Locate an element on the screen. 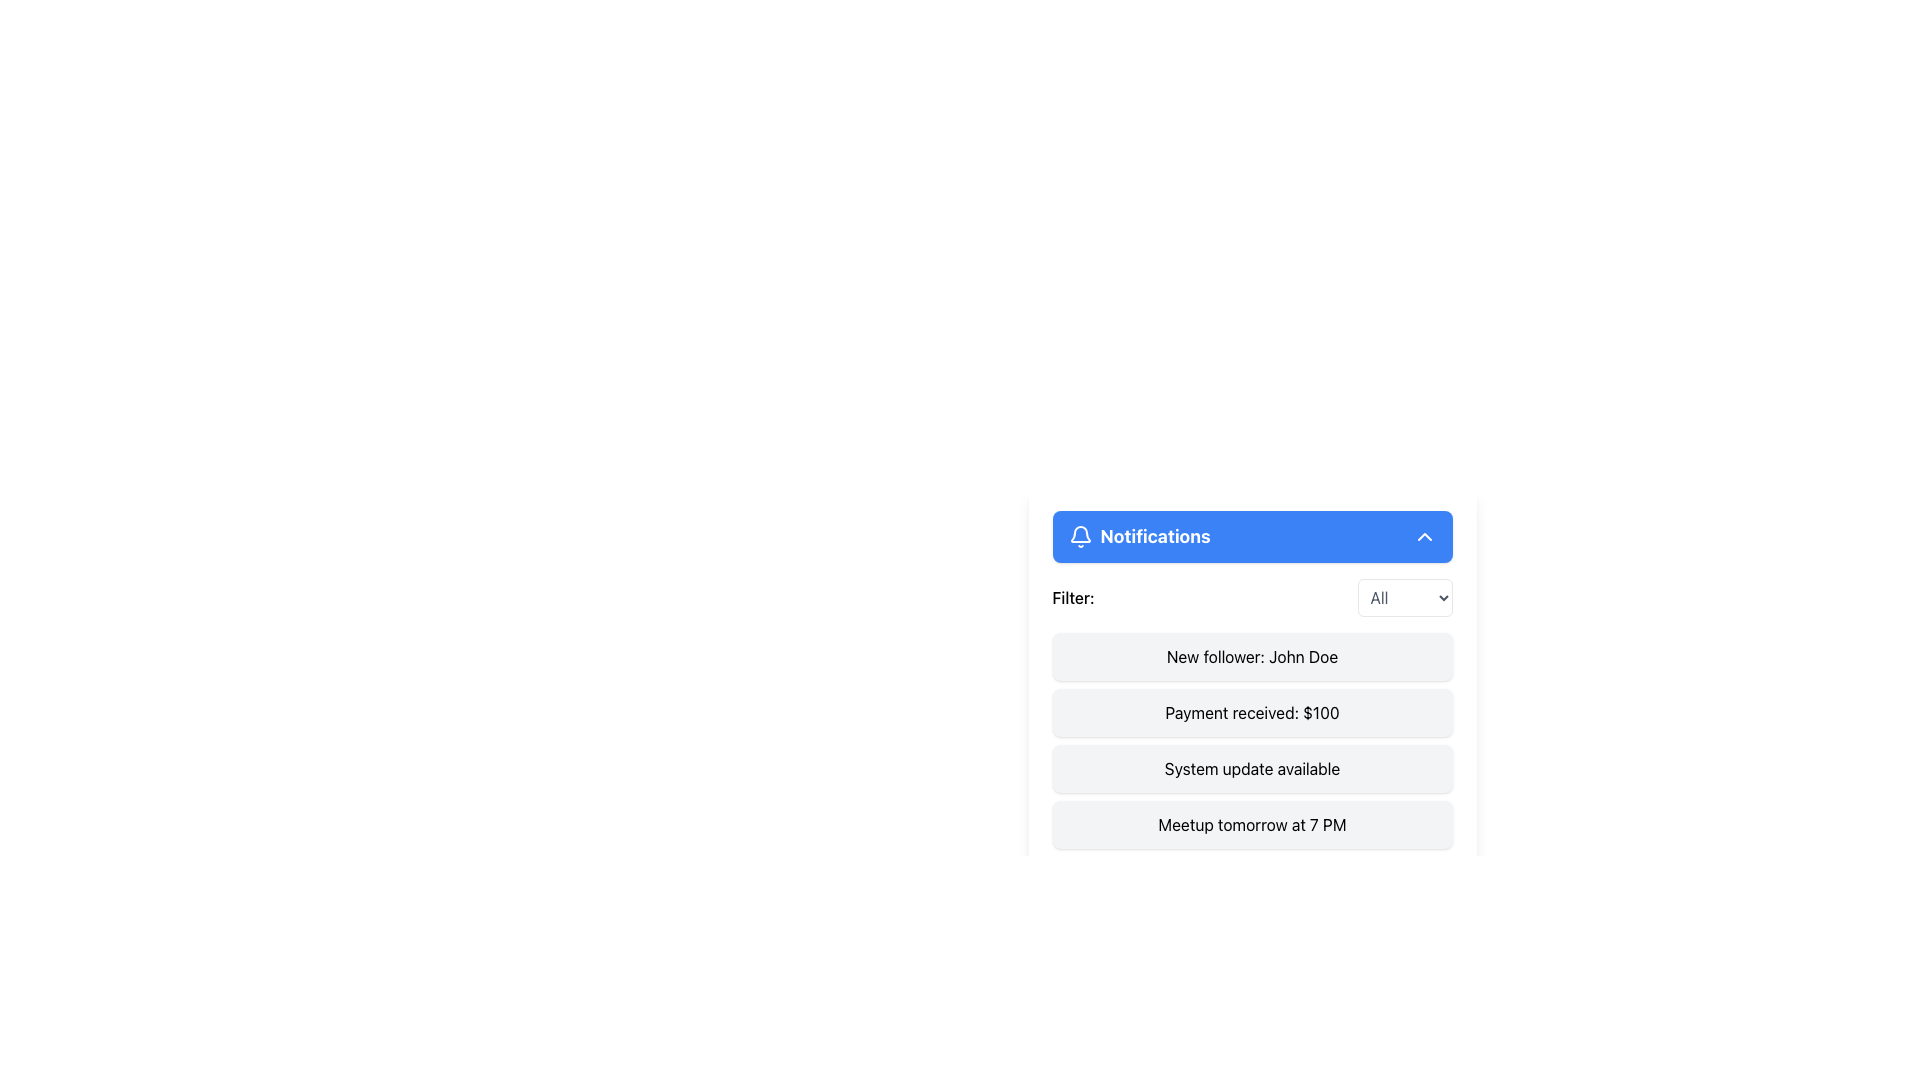  the Notification card displaying a payment received of $100, which is positioned second from the top in the notification stack is located at coordinates (1251, 712).